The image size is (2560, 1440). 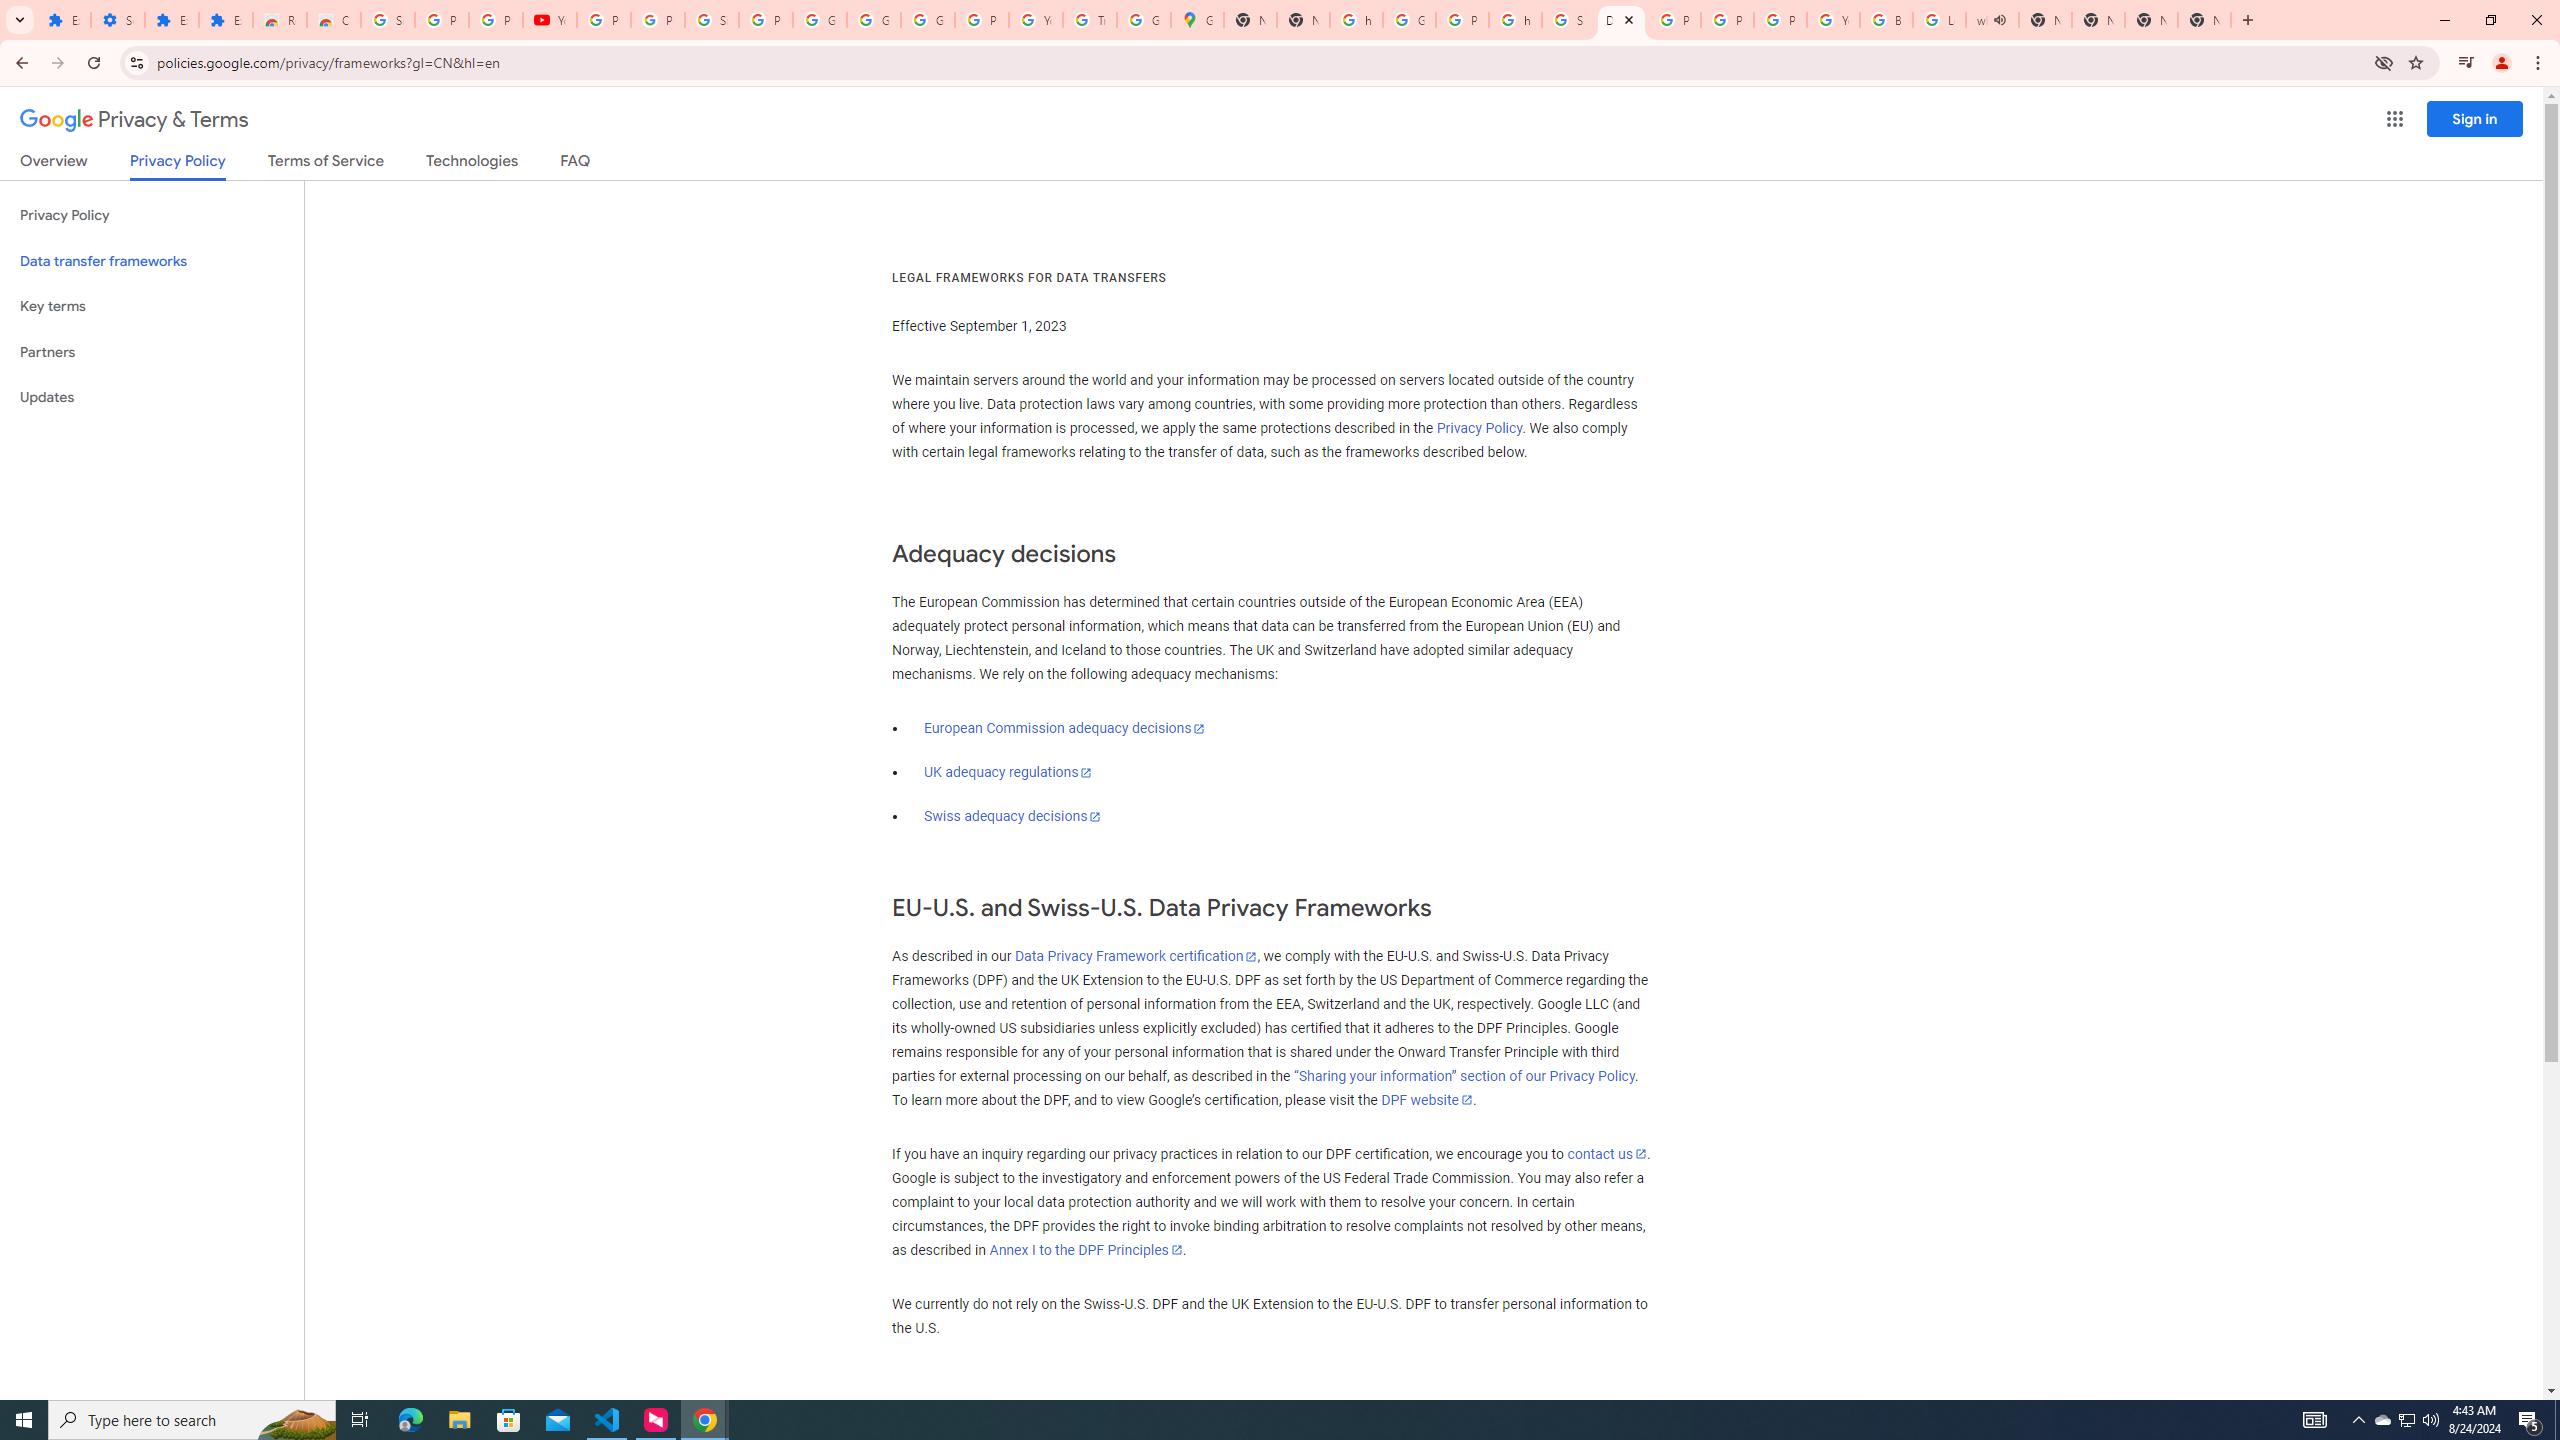 What do you see at coordinates (1356, 19) in the screenshot?
I see `'https://scholar.google.com/'` at bounding box center [1356, 19].